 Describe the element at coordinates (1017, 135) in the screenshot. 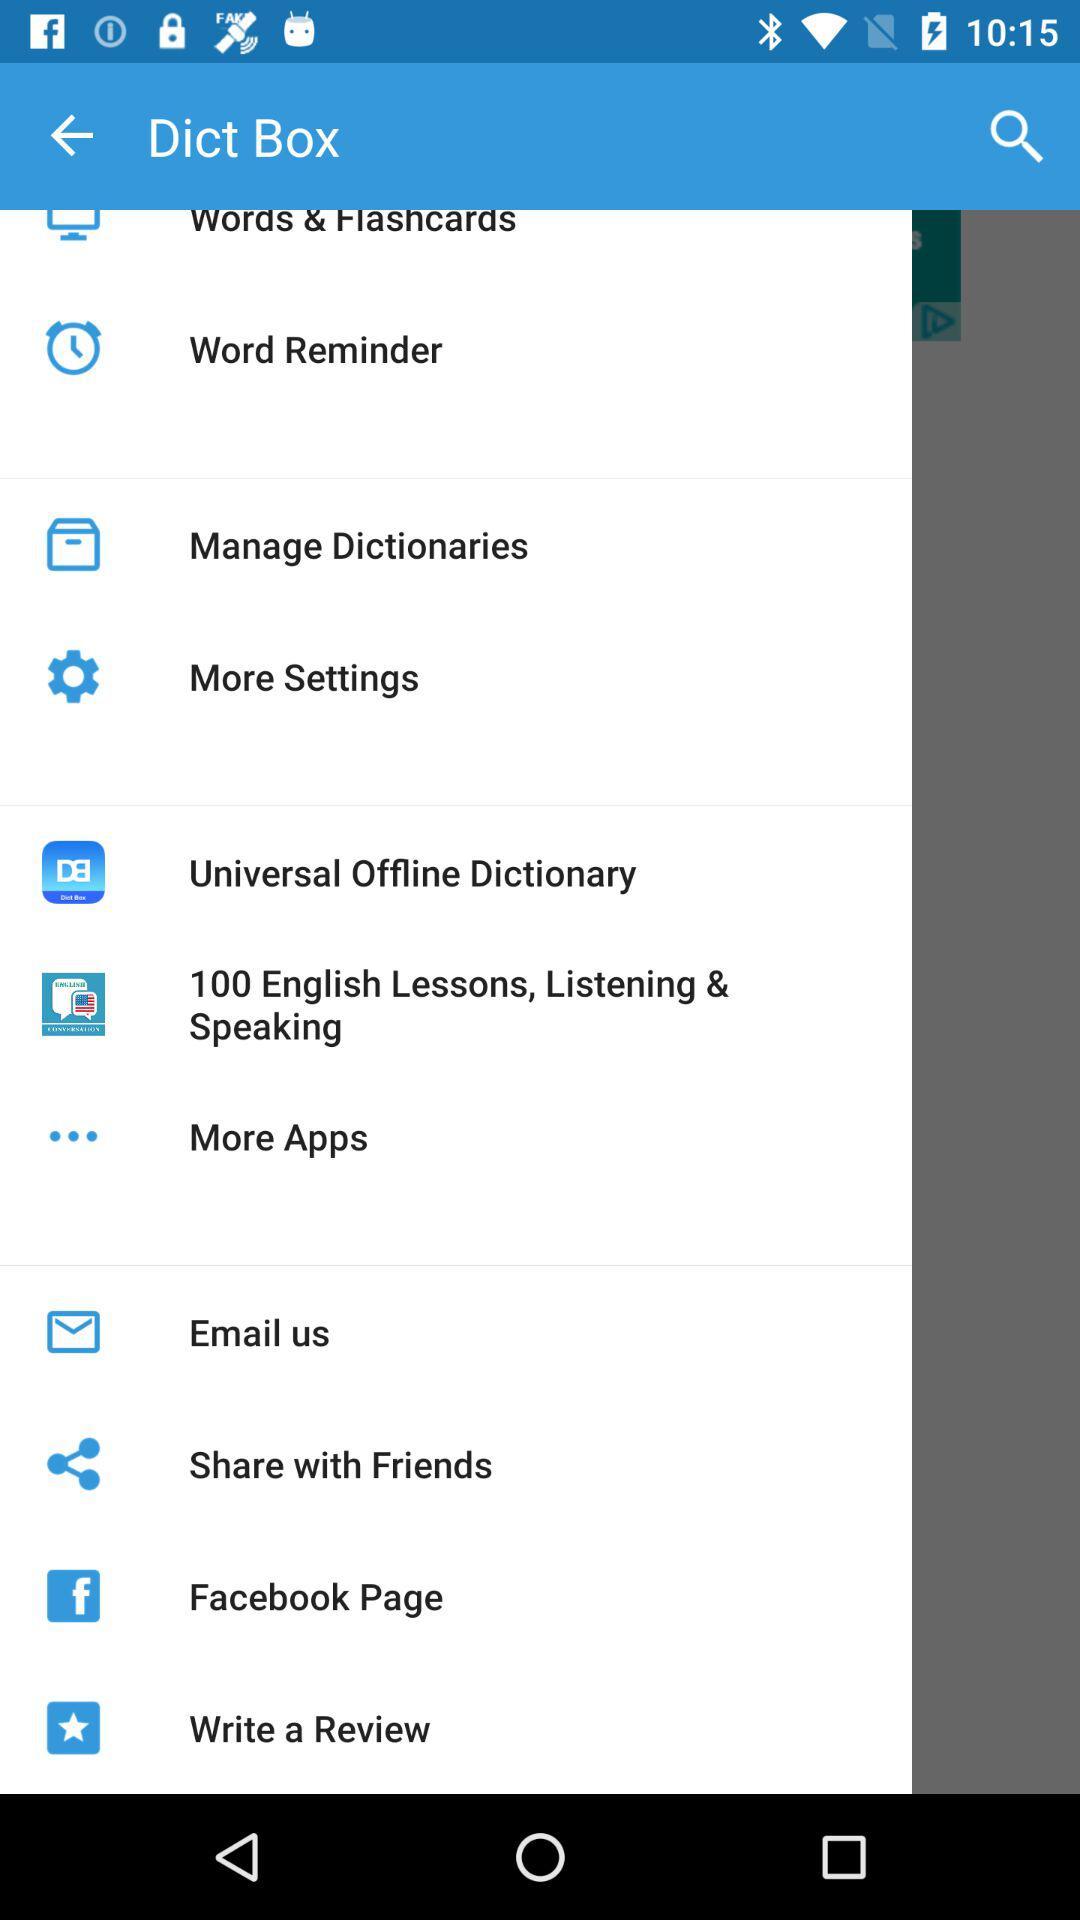

I see `icon to the right of the dict box item` at that location.